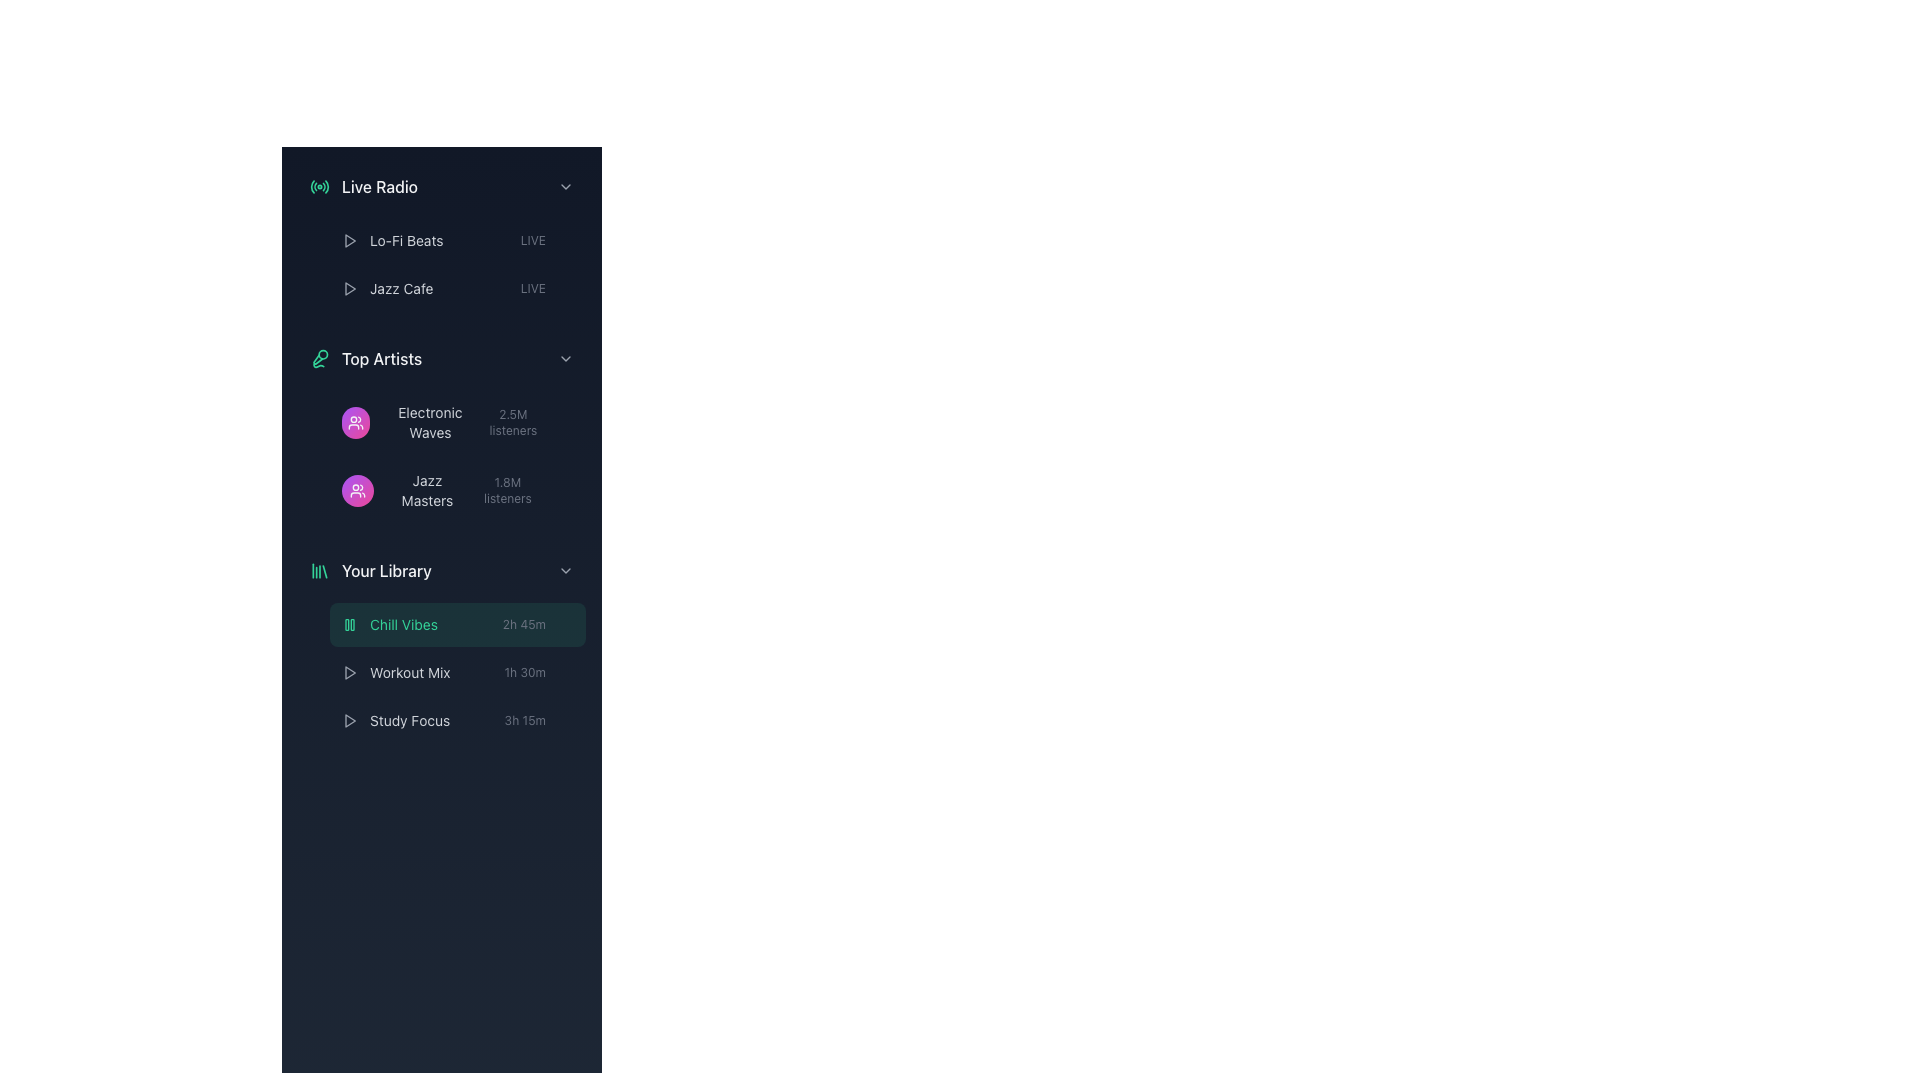  I want to click on the text label that reads 'Chill Vibes', styled in emerald-green color and located under the 'Top Artists' section in the 'Your Library' area, so click(402, 623).